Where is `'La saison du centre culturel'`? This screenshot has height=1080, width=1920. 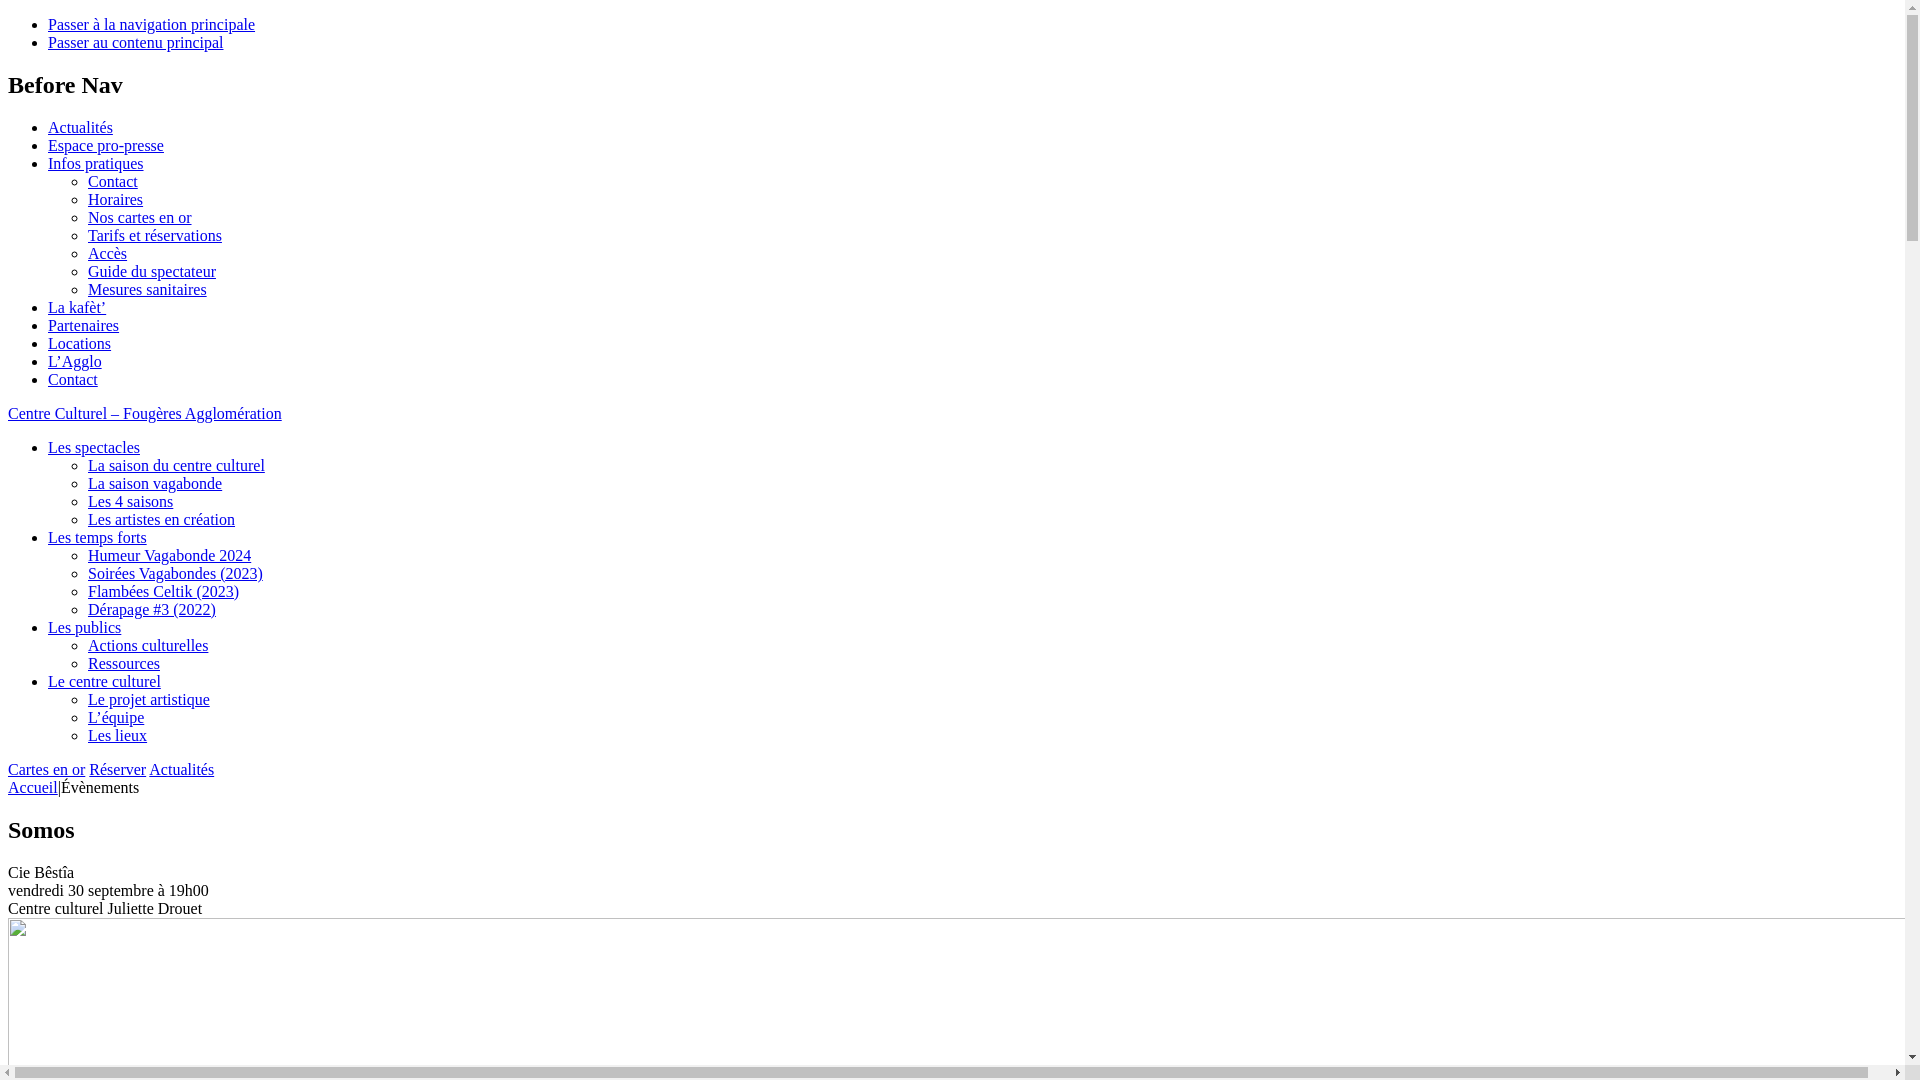 'La saison du centre culturel' is located at coordinates (176, 465).